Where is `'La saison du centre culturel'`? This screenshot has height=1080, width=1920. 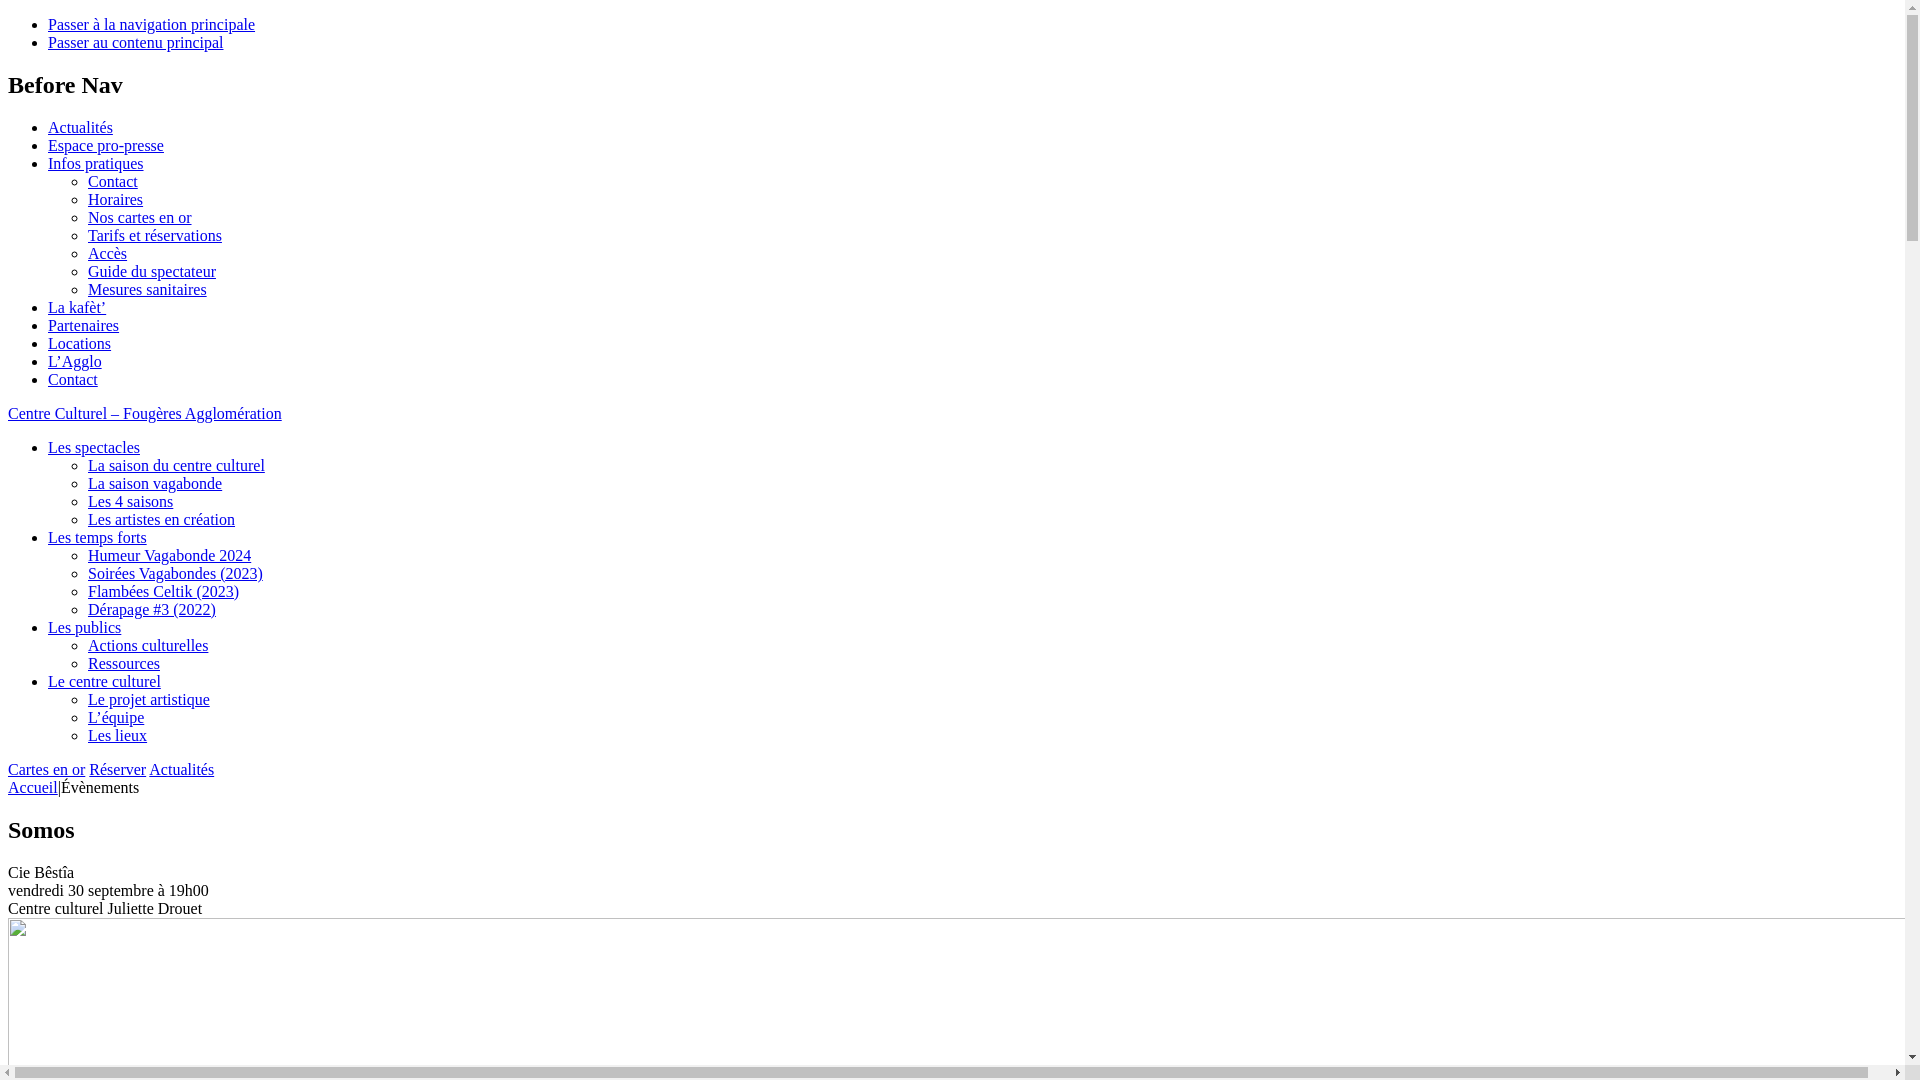 'La saison du centre culturel' is located at coordinates (176, 465).